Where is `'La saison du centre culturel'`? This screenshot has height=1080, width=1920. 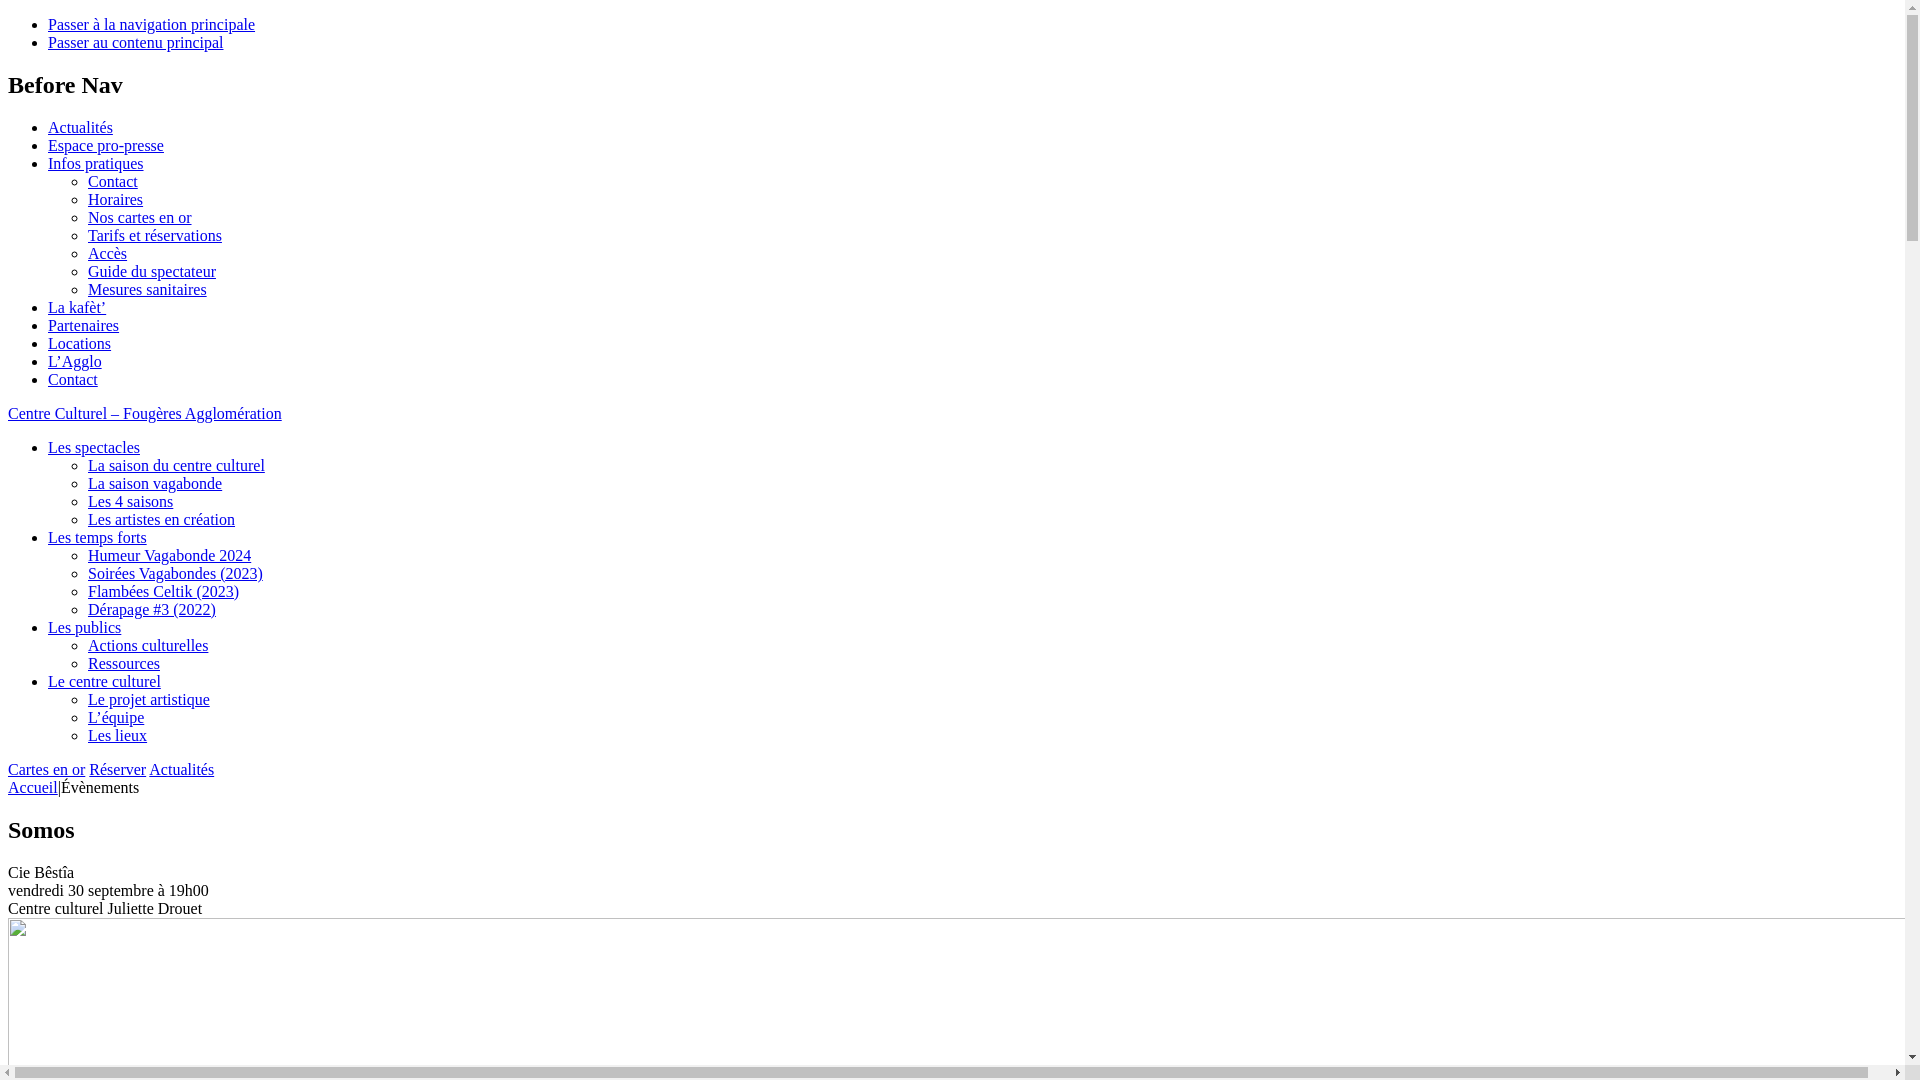 'La saison du centre culturel' is located at coordinates (176, 465).